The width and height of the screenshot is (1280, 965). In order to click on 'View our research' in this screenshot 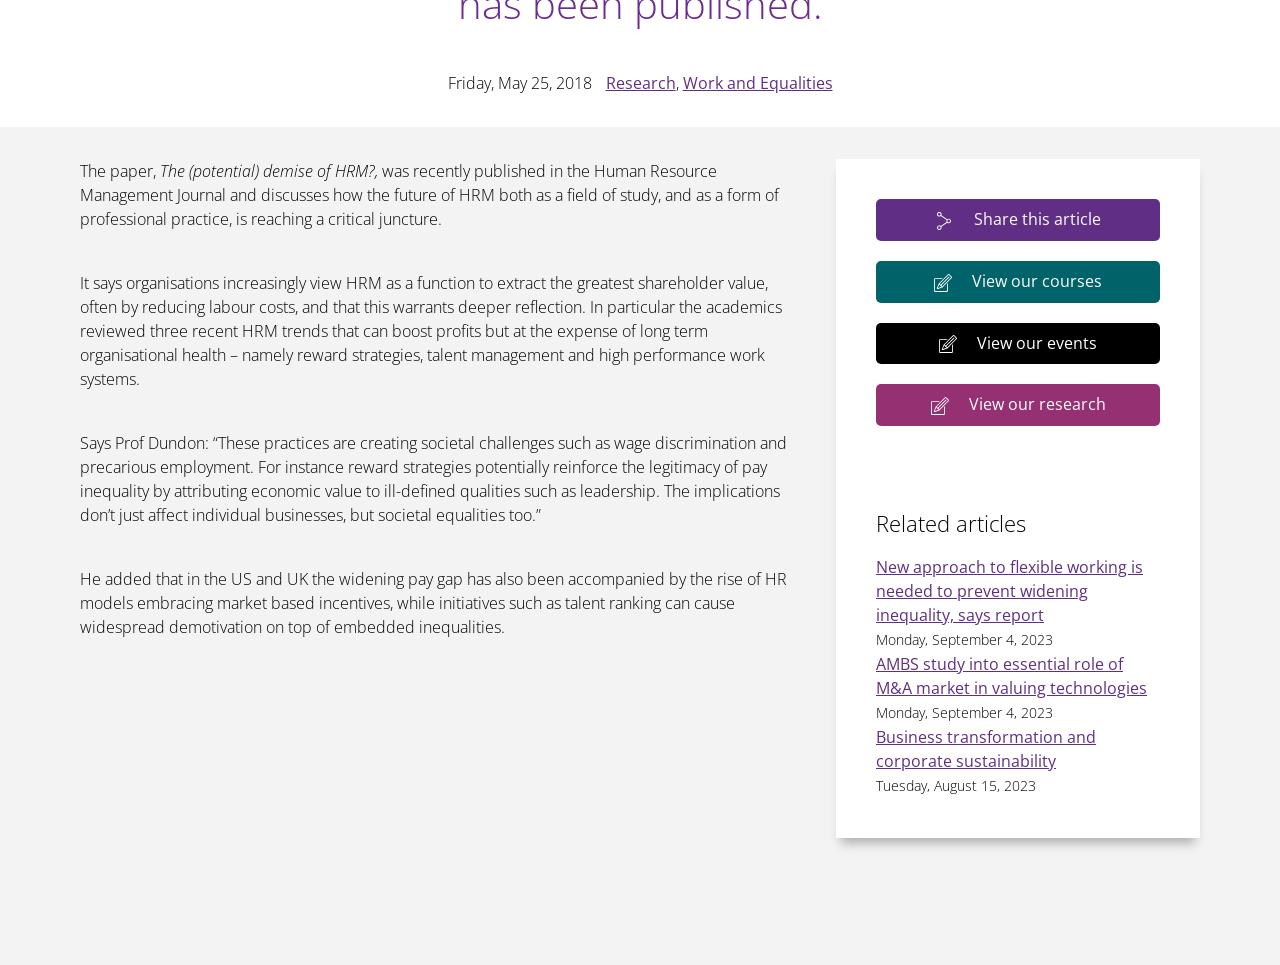, I will do `click(967, 403)`.